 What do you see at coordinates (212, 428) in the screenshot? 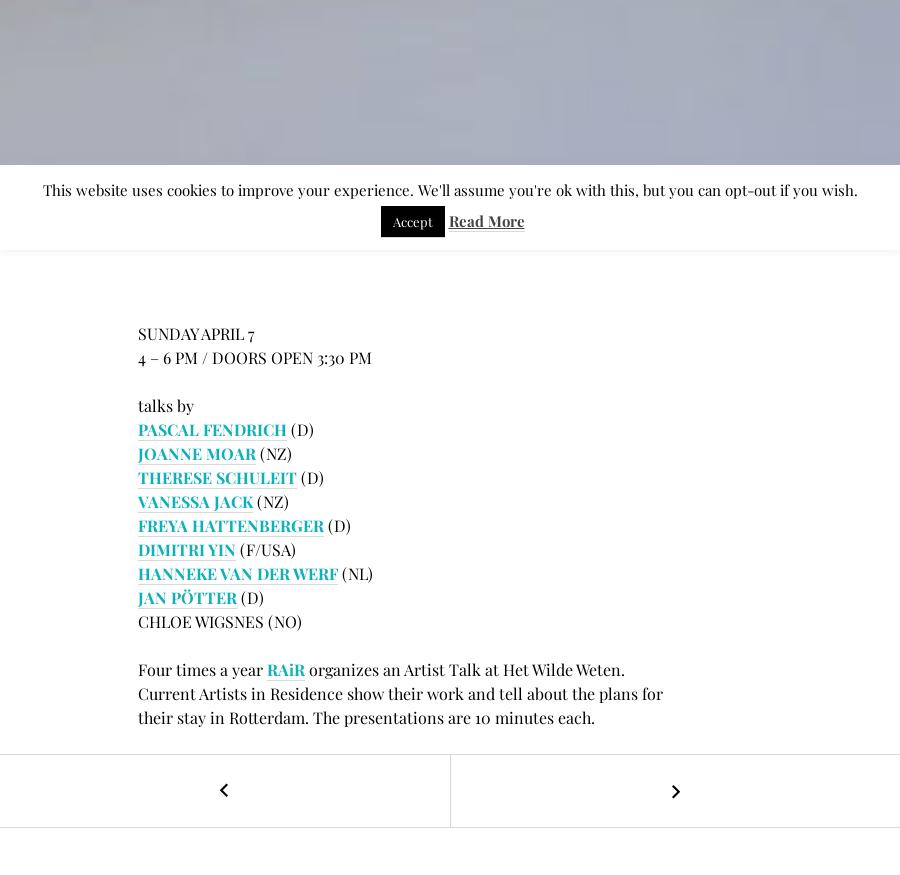
I see `'PASCAL FENDRICH'` at bounding box center [212, 428].